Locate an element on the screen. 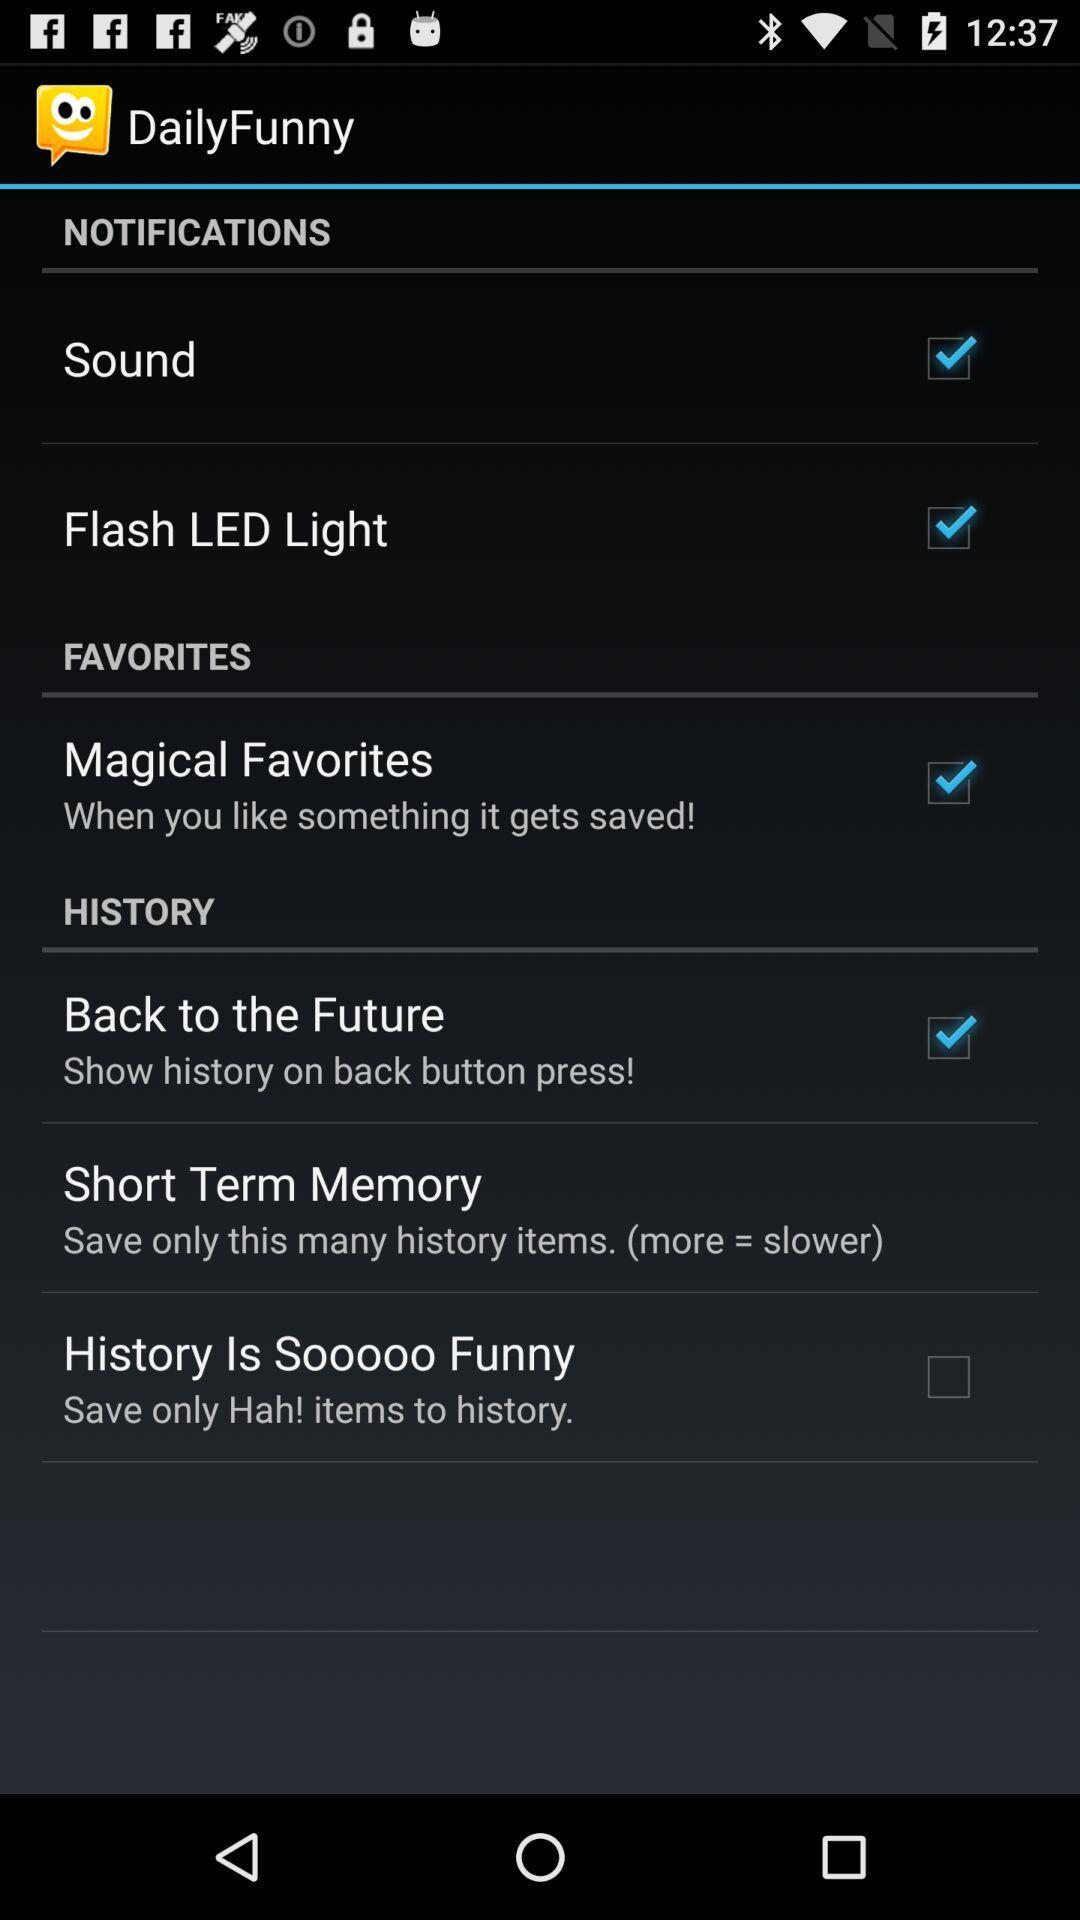 The height and width of the screenshot is (1920, 1080). the app below the save only this is located at coordinates (318, 1351).